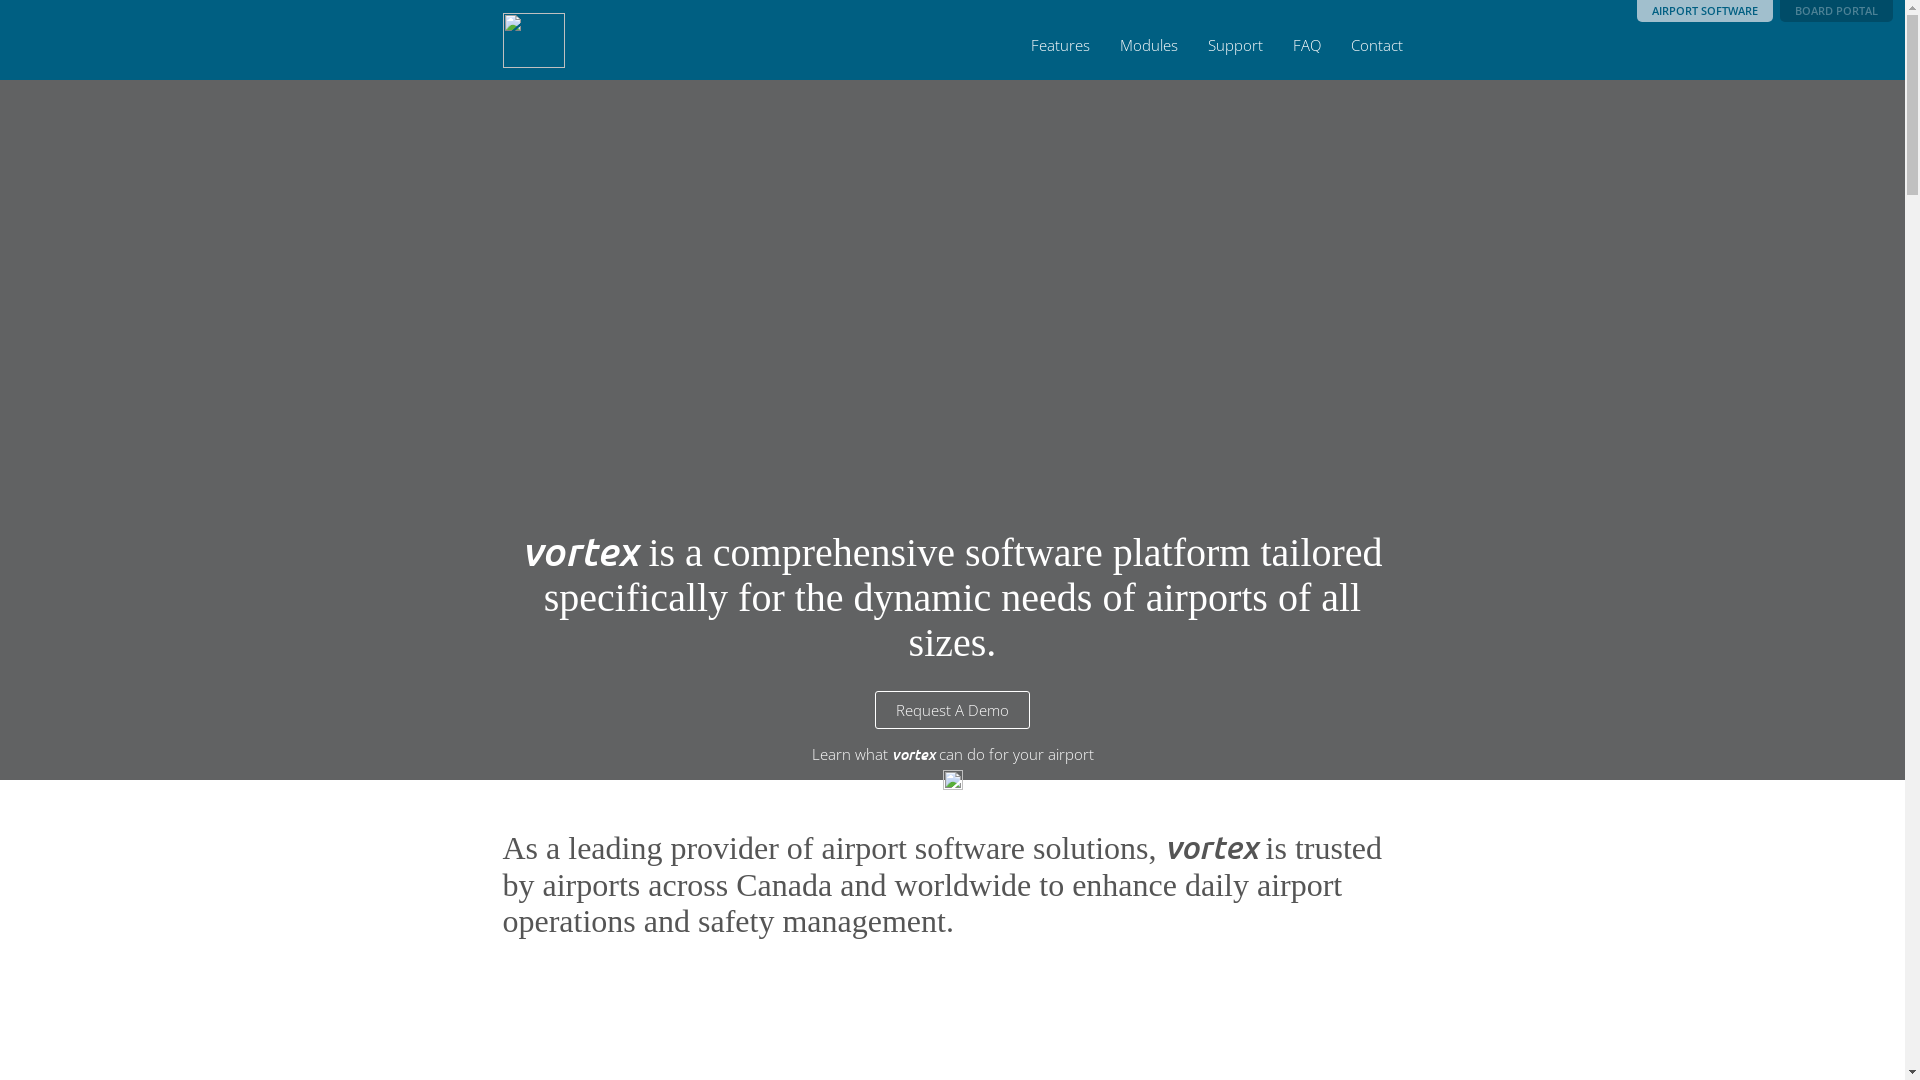 This screenshot has height=1080, width=1920. I want to click on 'Contact', so click(1375, 45).